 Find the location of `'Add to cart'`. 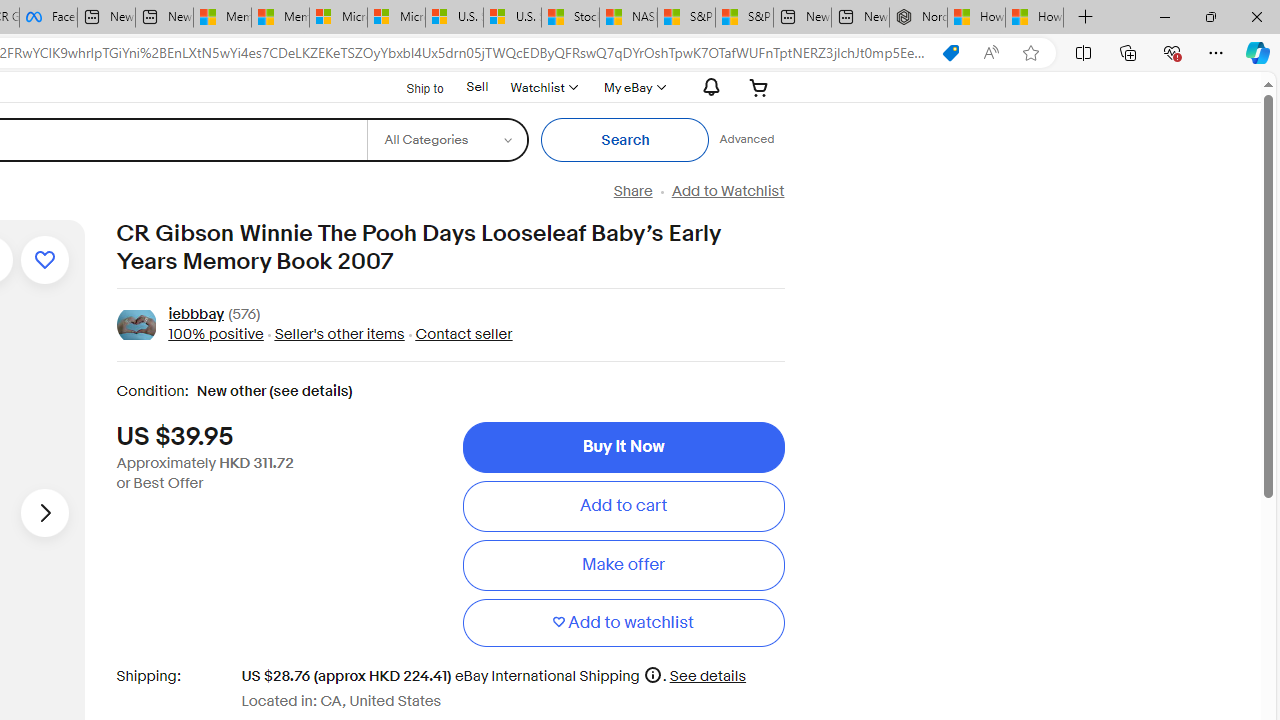

'Add to cart' is located at coordinates (622, 505).